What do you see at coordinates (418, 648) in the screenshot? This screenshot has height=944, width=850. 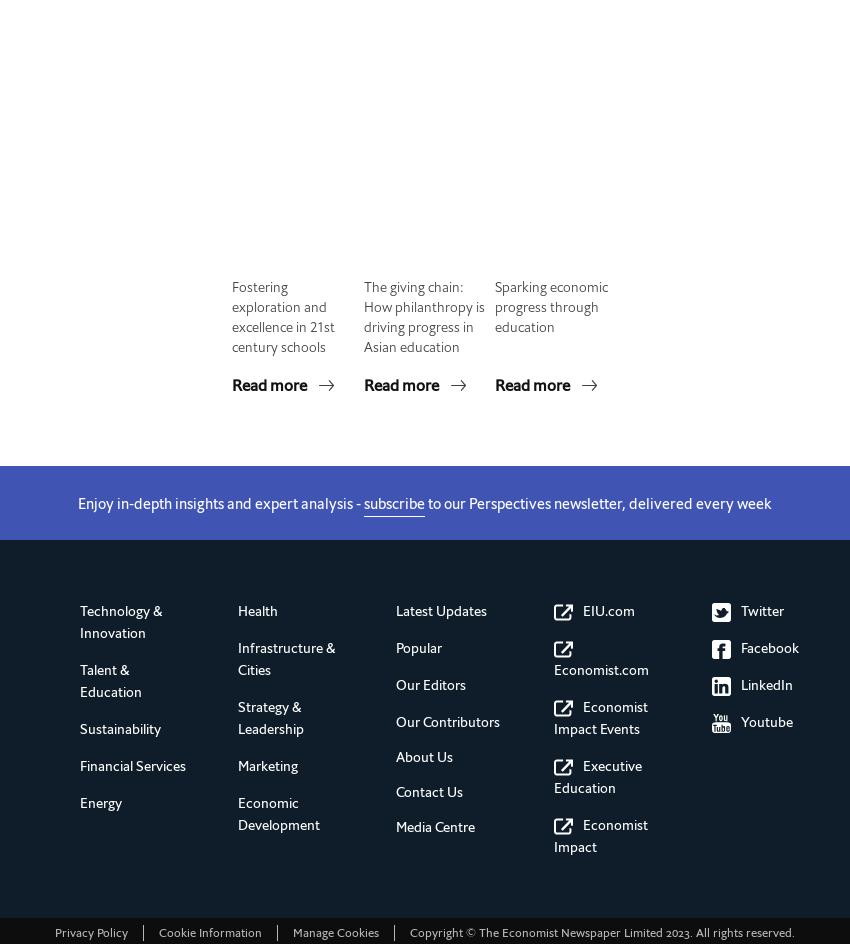 I see `'Popular'` at bounding box center [418, 648].